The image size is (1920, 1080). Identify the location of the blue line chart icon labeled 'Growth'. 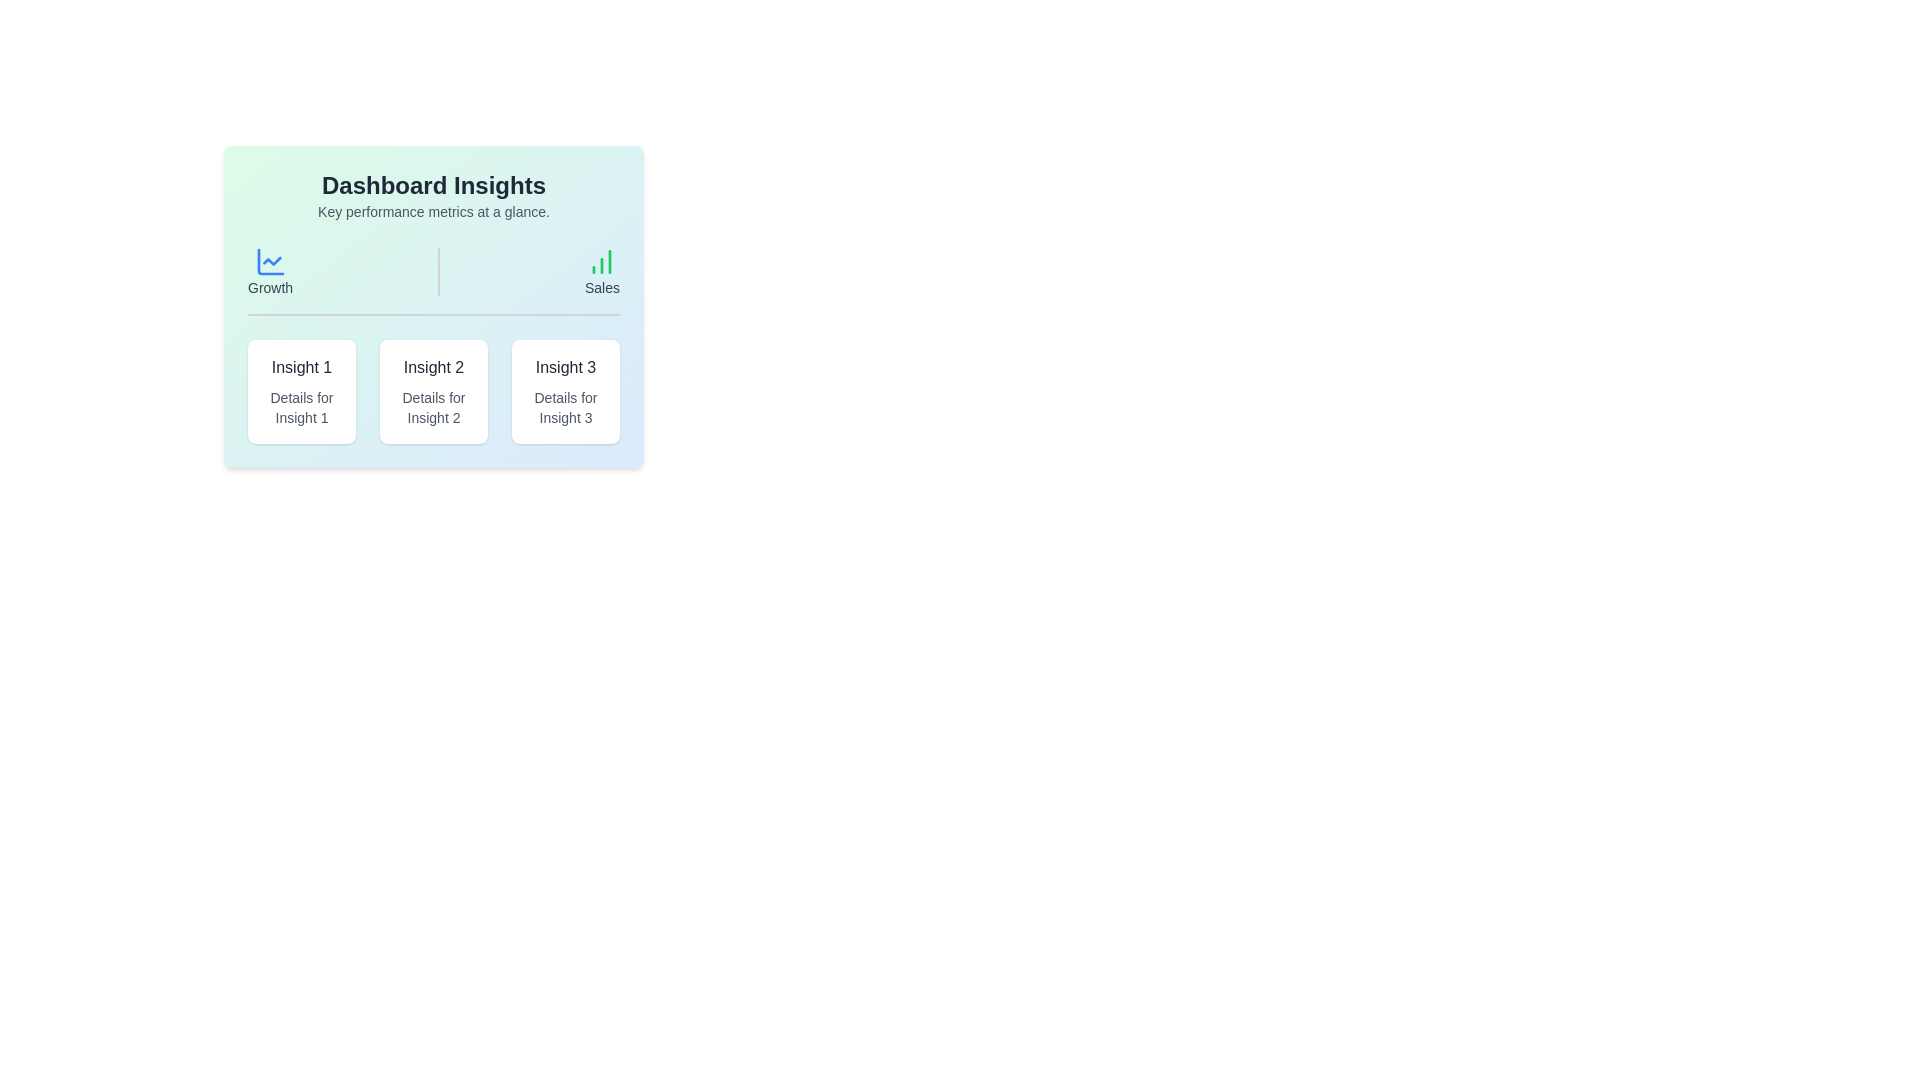
(269, 272).